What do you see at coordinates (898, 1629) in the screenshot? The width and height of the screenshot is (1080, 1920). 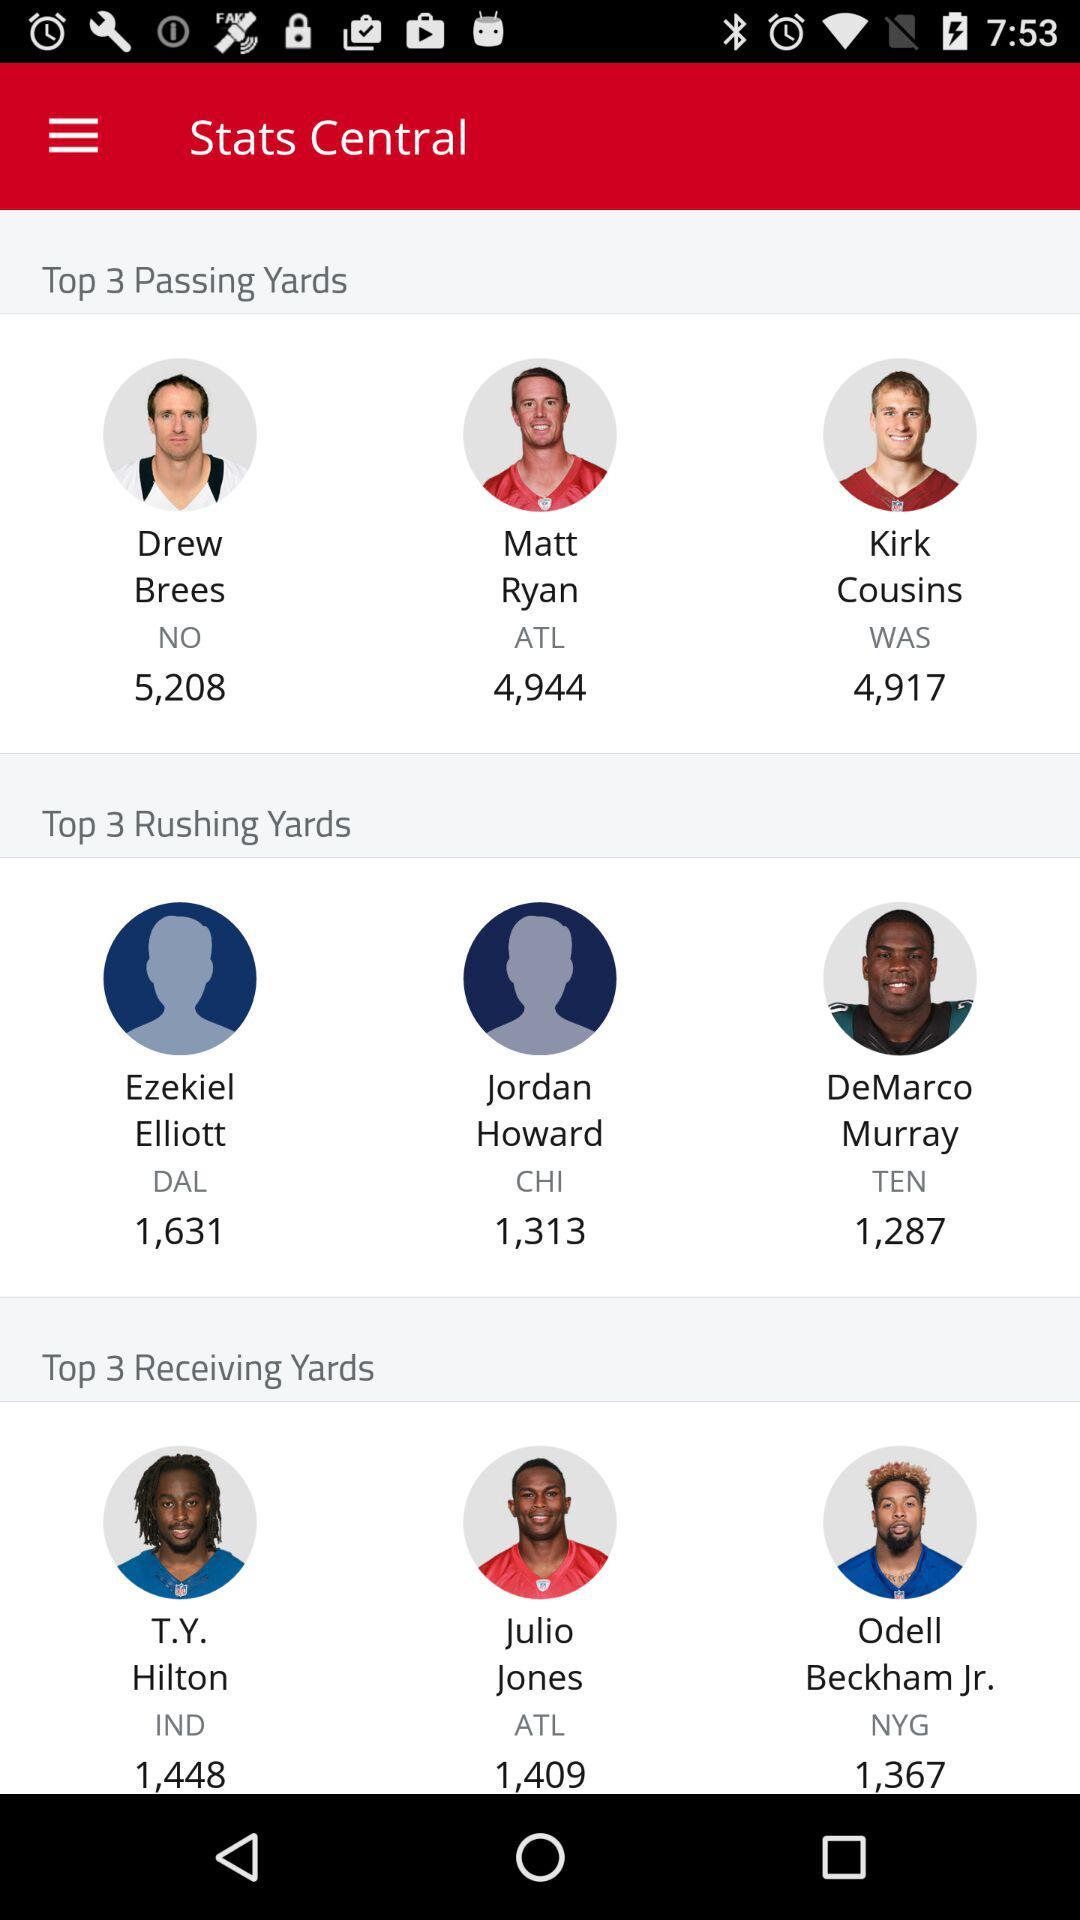 I see `the avatar icon` at bounding box center [898, 1629].